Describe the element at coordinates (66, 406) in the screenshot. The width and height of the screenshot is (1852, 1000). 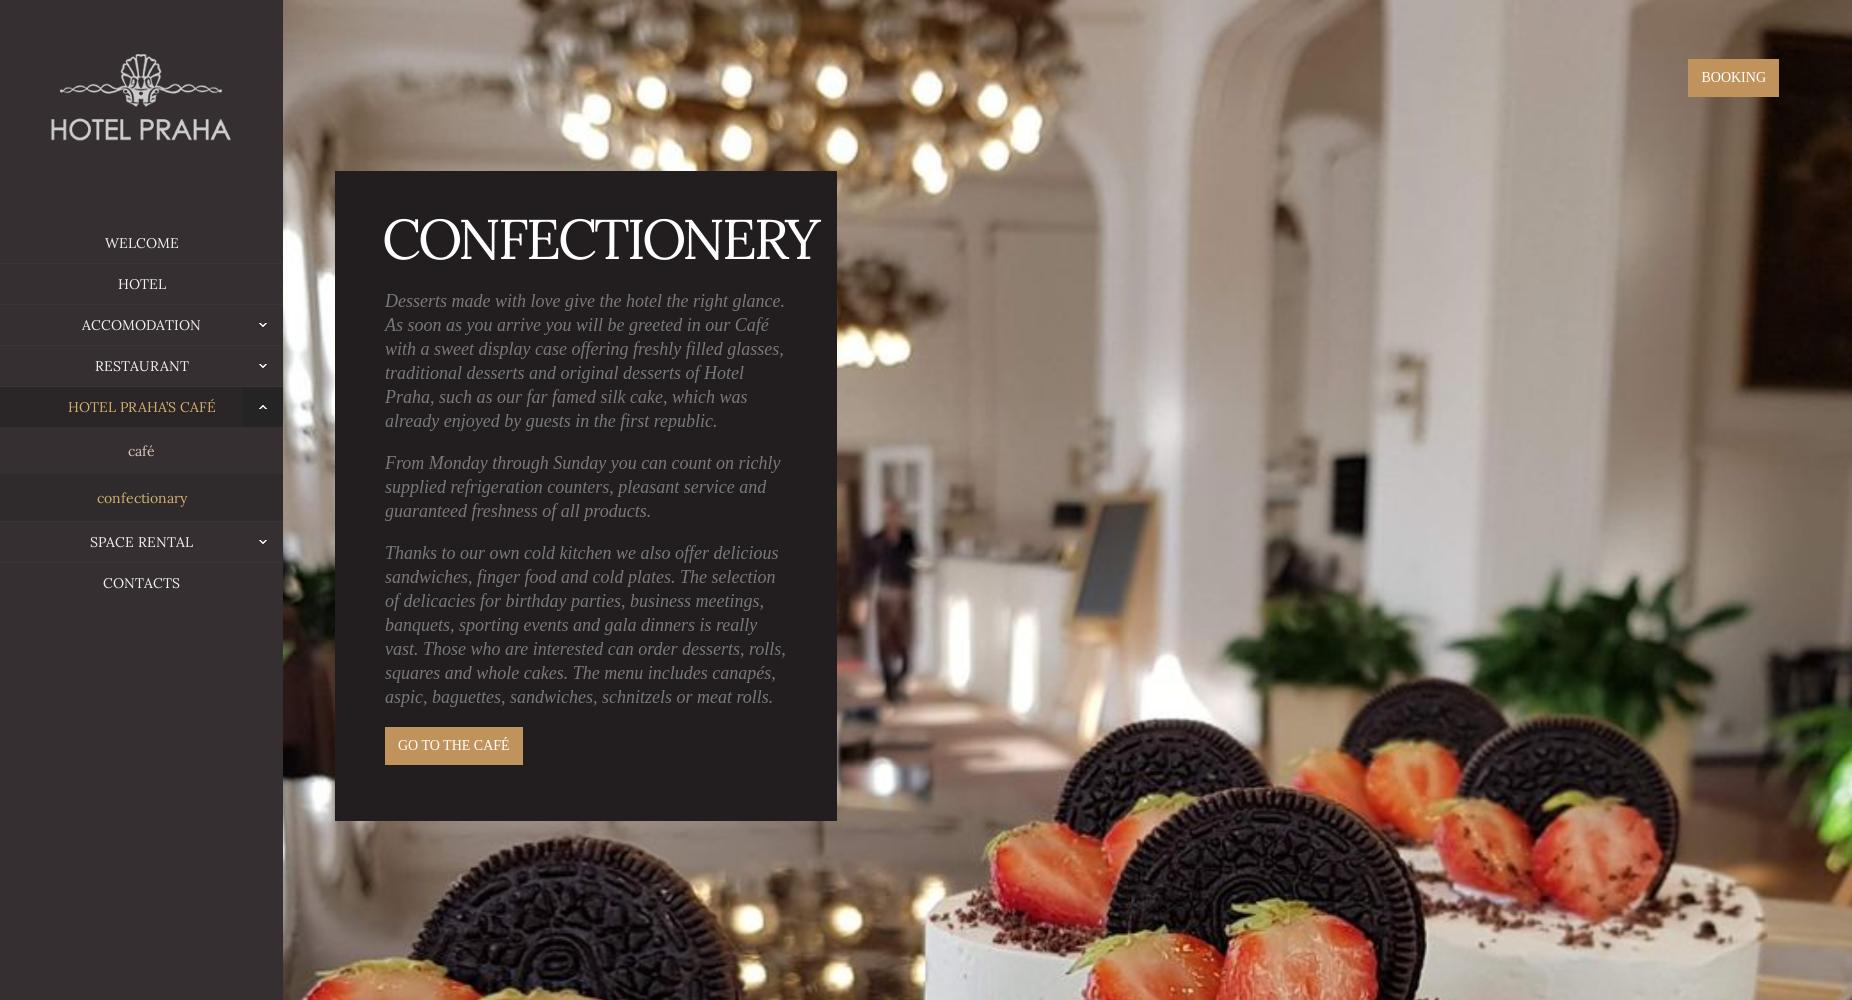
I see `'Hotel Praha’s café'` at that location.